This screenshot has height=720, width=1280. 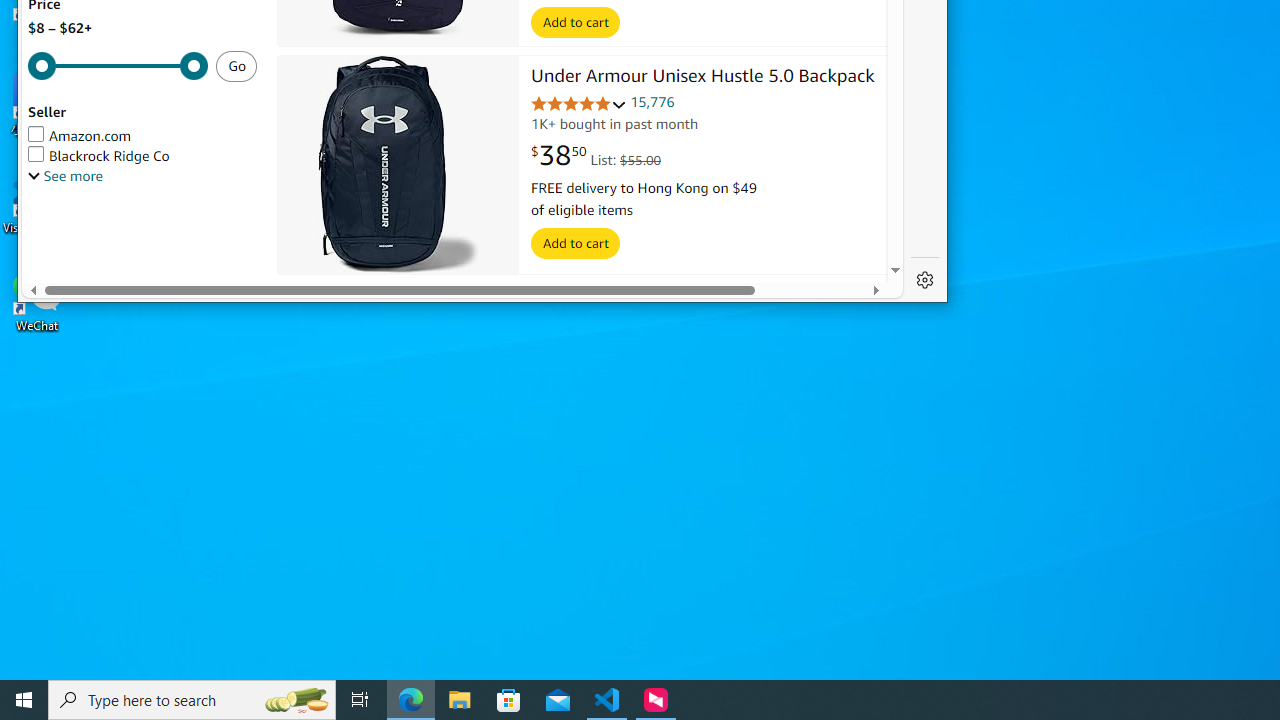 What do you see at coordinates (578, 104) in the screenshot?
I see `'4.8 out of 5 stars'` at bounding box center [578, 104].